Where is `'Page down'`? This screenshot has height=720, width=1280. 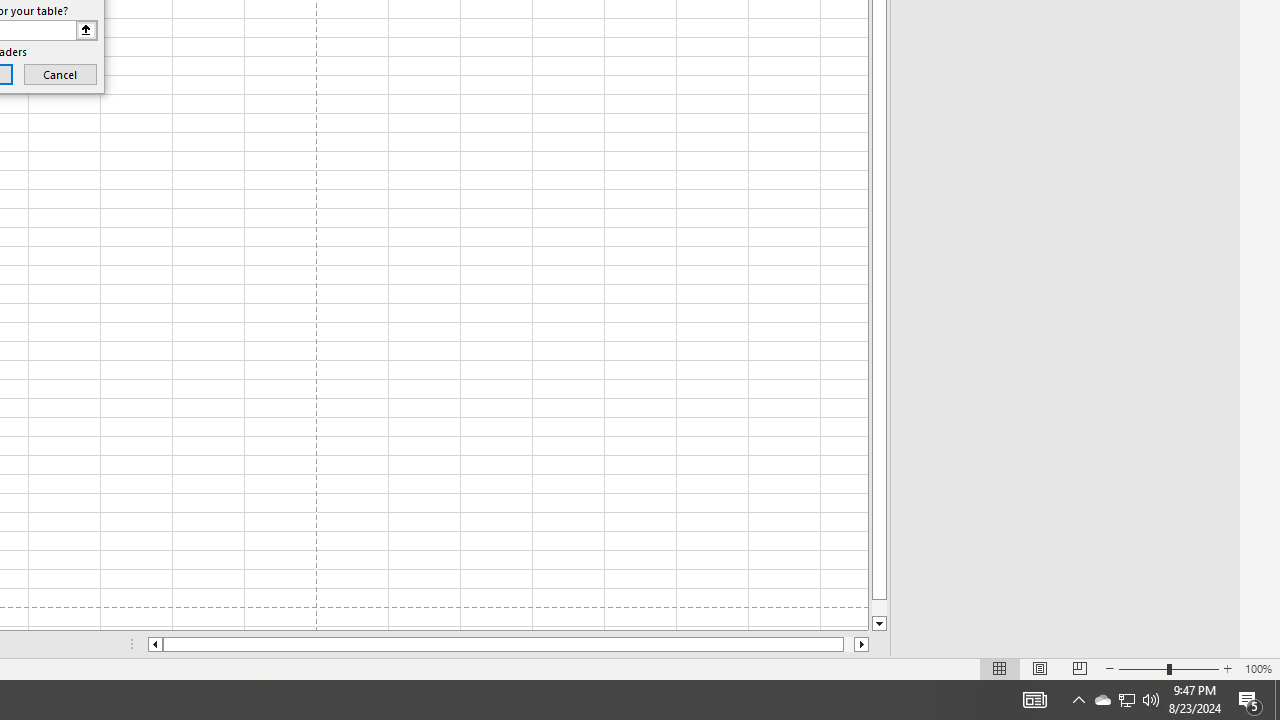
'Page down' is located at coordinates (879, 607).